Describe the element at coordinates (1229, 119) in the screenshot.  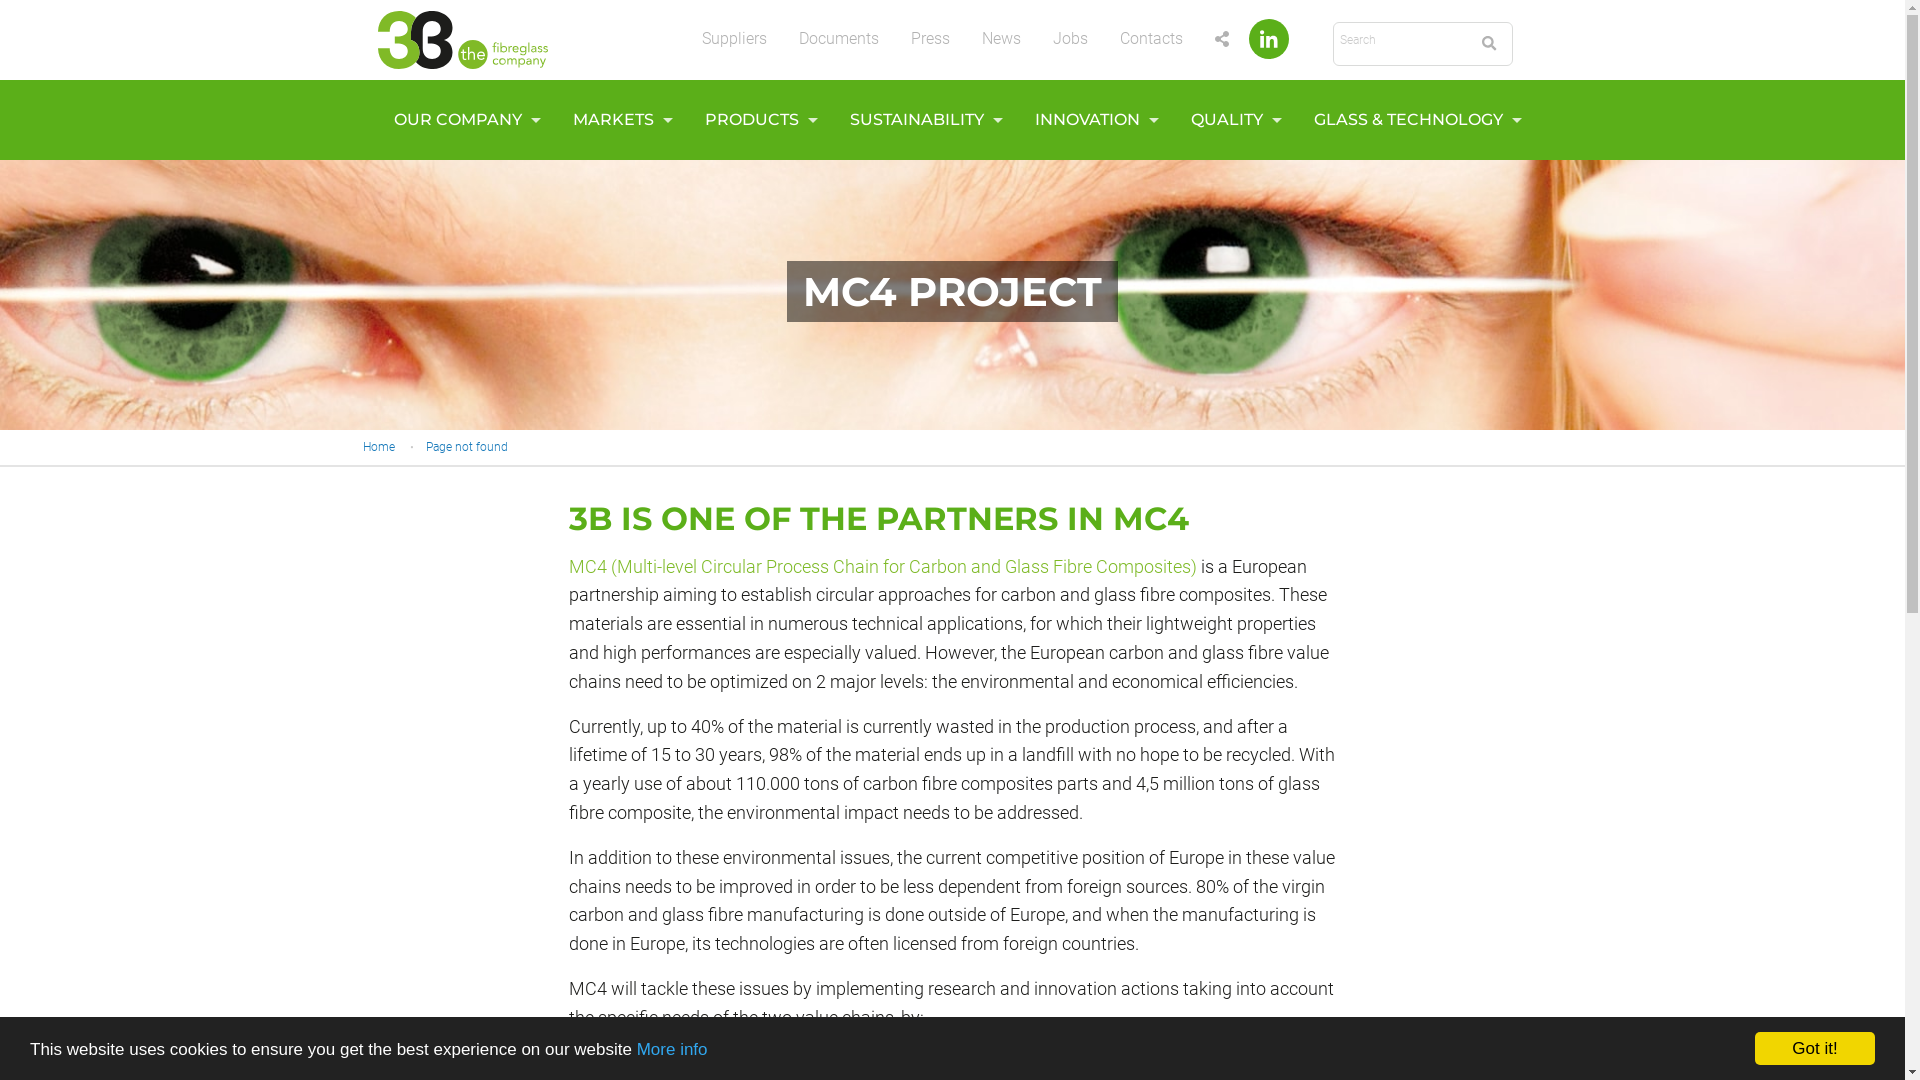
I see `'QUALITY'` at that location.